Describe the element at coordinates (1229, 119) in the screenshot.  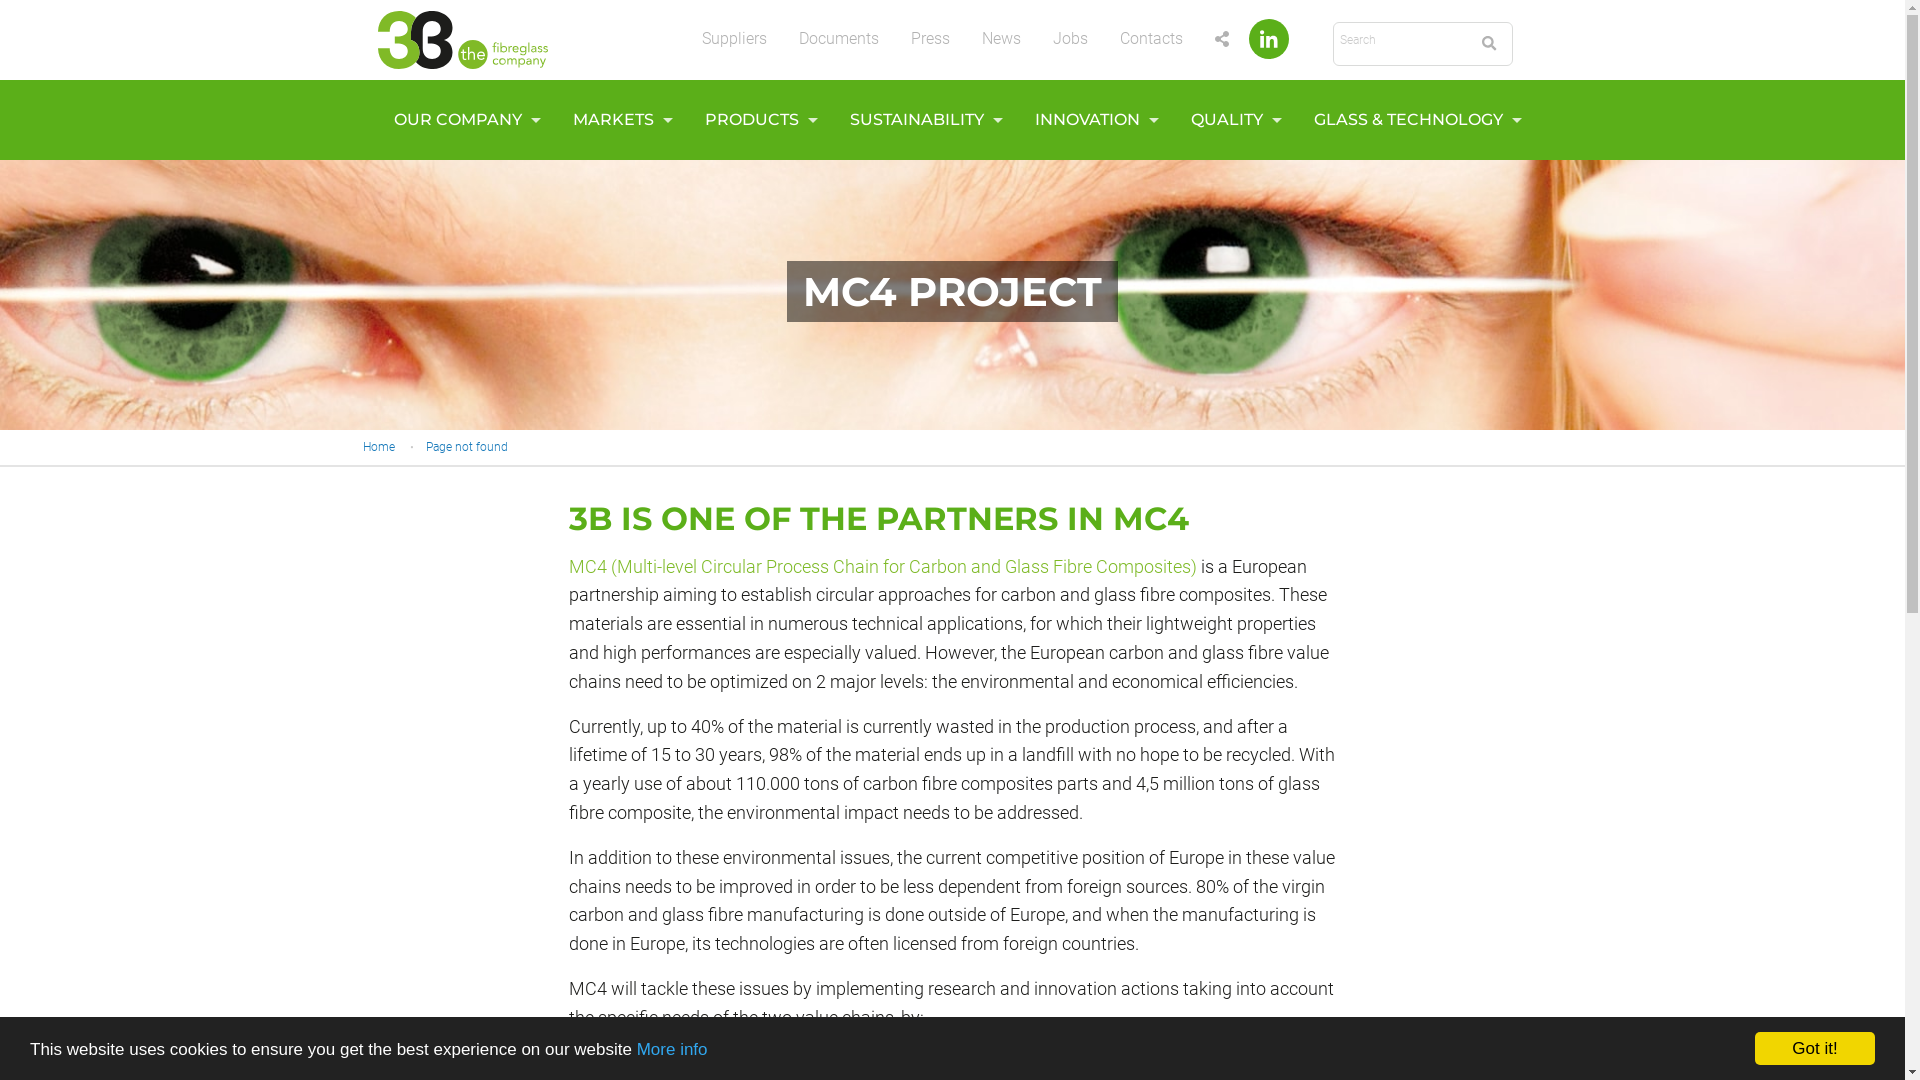
I see `'QUALITY'` at that location.